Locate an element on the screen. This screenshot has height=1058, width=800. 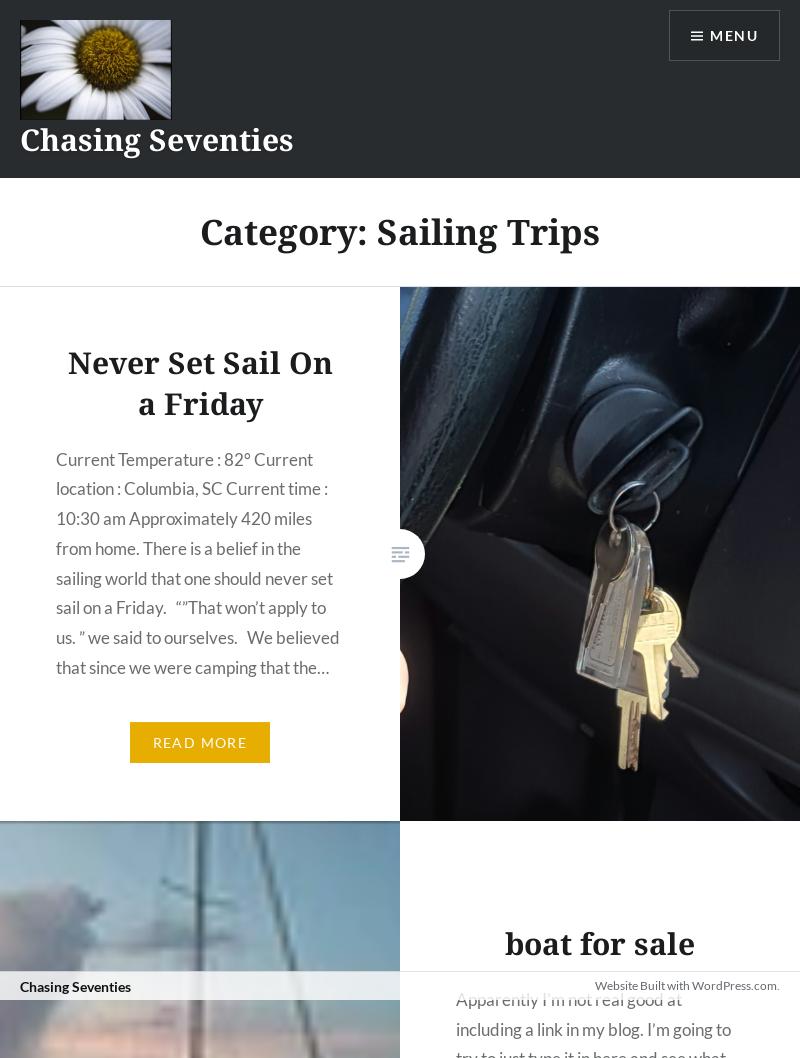
'.' is located at coordinates (777, 1034).